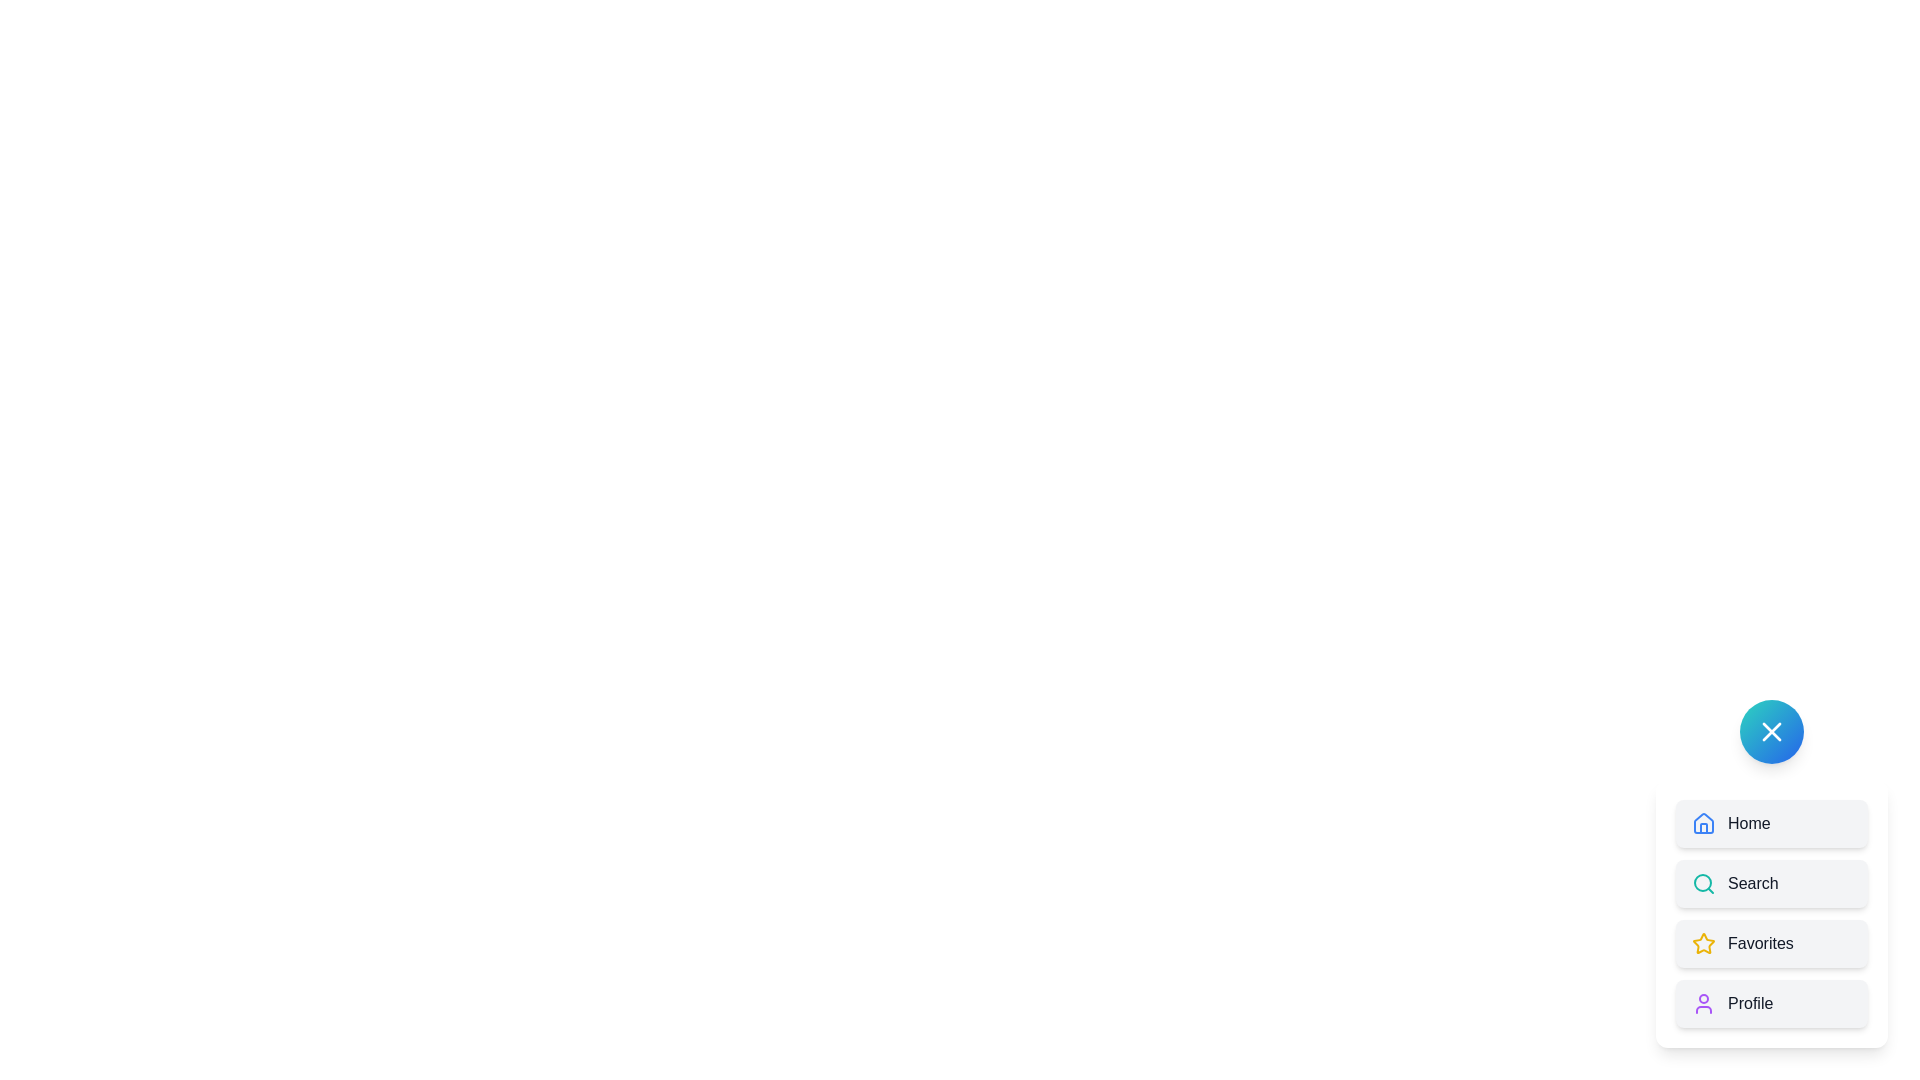 This screenshot has width=1920, height=1080. I want to click on the 'Favorites' menu item, which is the third item in the vertical menu at the bottom-right corner of the interface, to observe hover effects, so click(1771, 914).